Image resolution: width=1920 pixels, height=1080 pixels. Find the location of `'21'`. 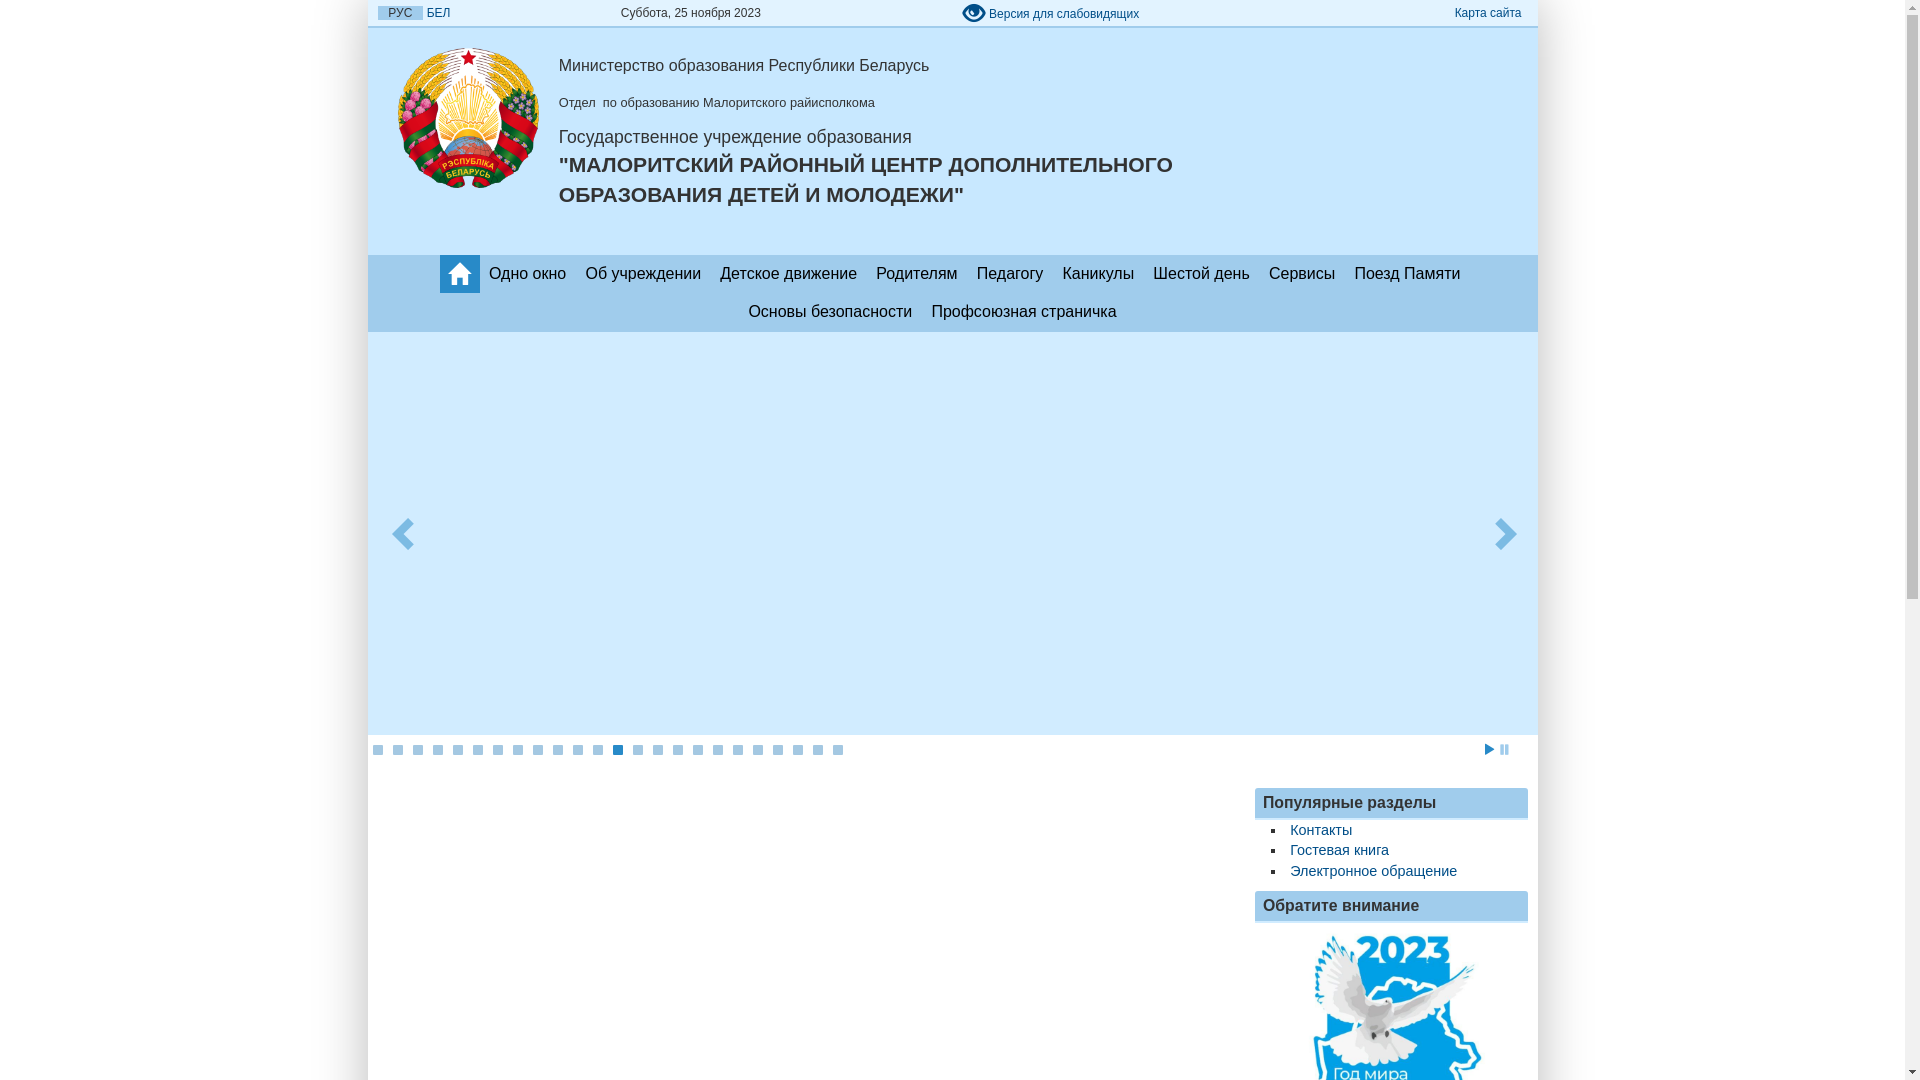

'21' is located at coordinates (776, 749).